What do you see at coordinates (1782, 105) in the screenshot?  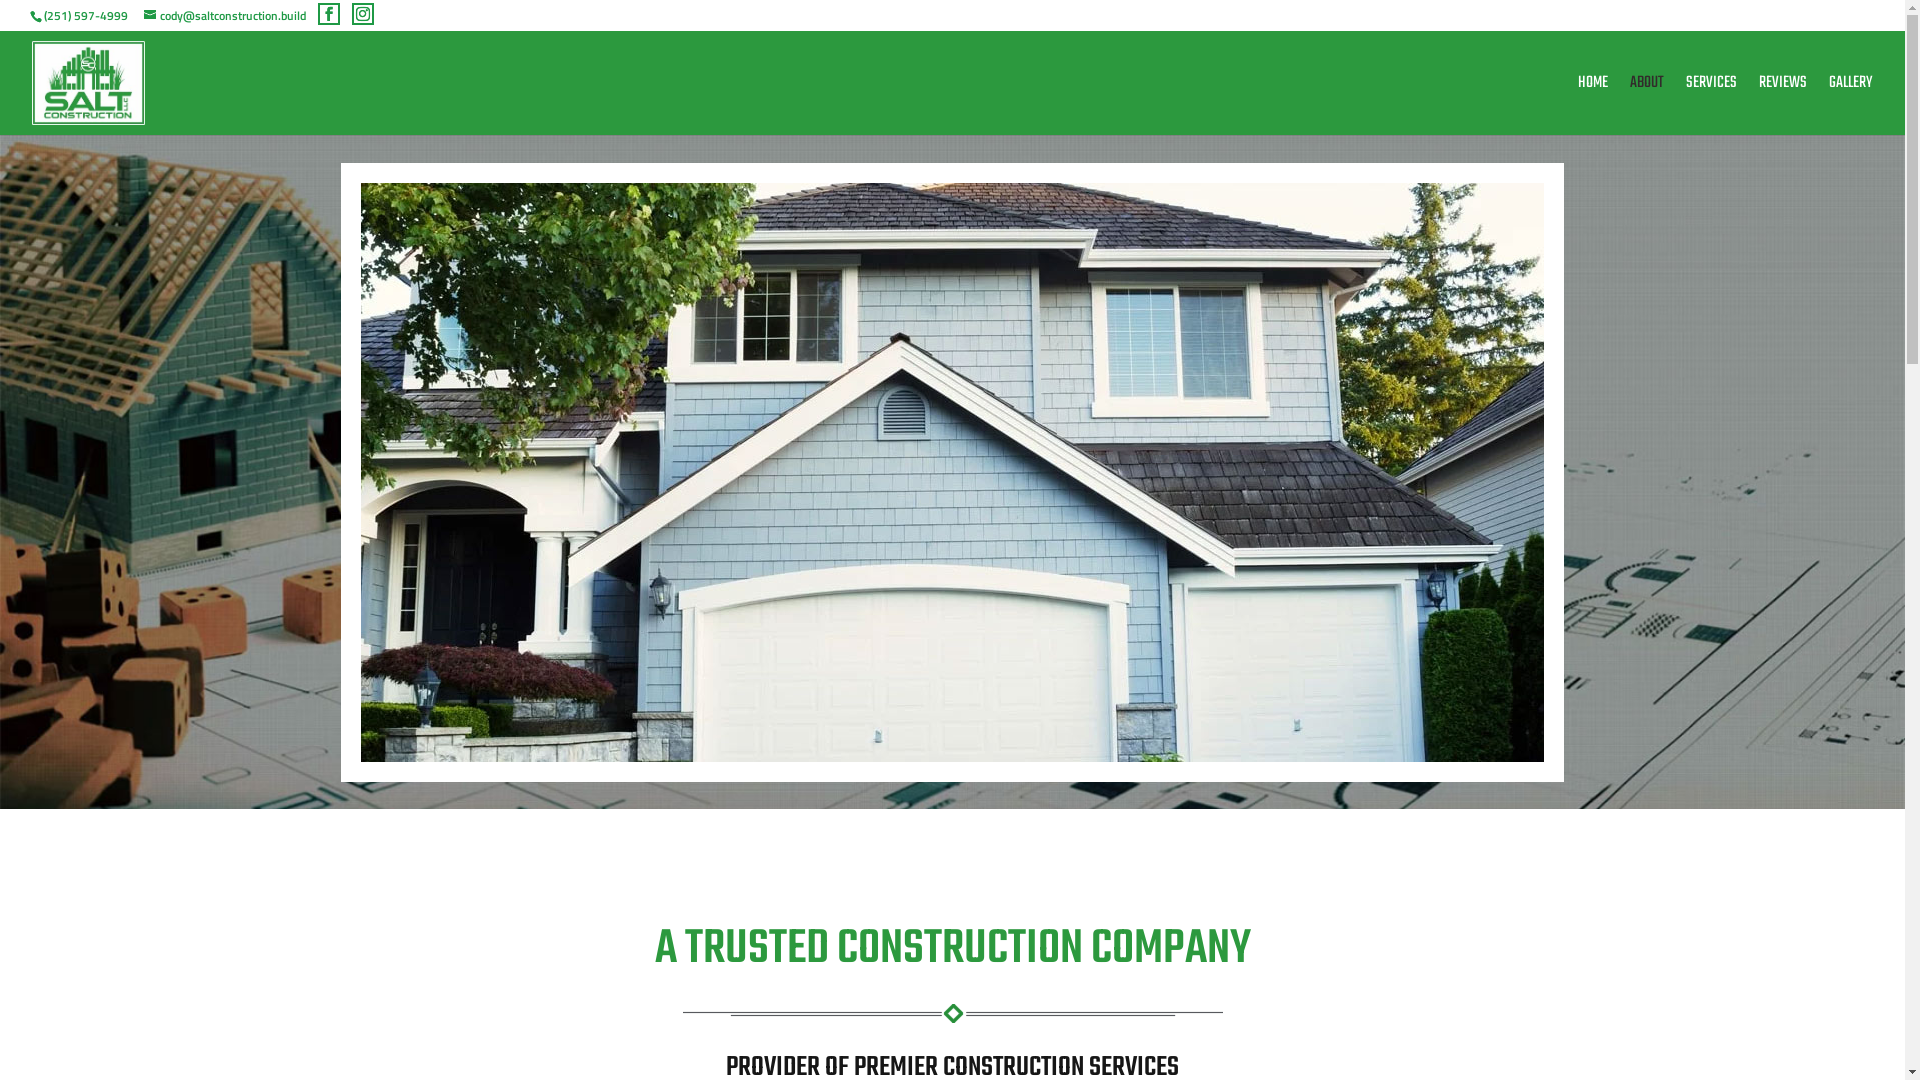 I see `'REVIEWS'` at bounding box center [1782, 105].